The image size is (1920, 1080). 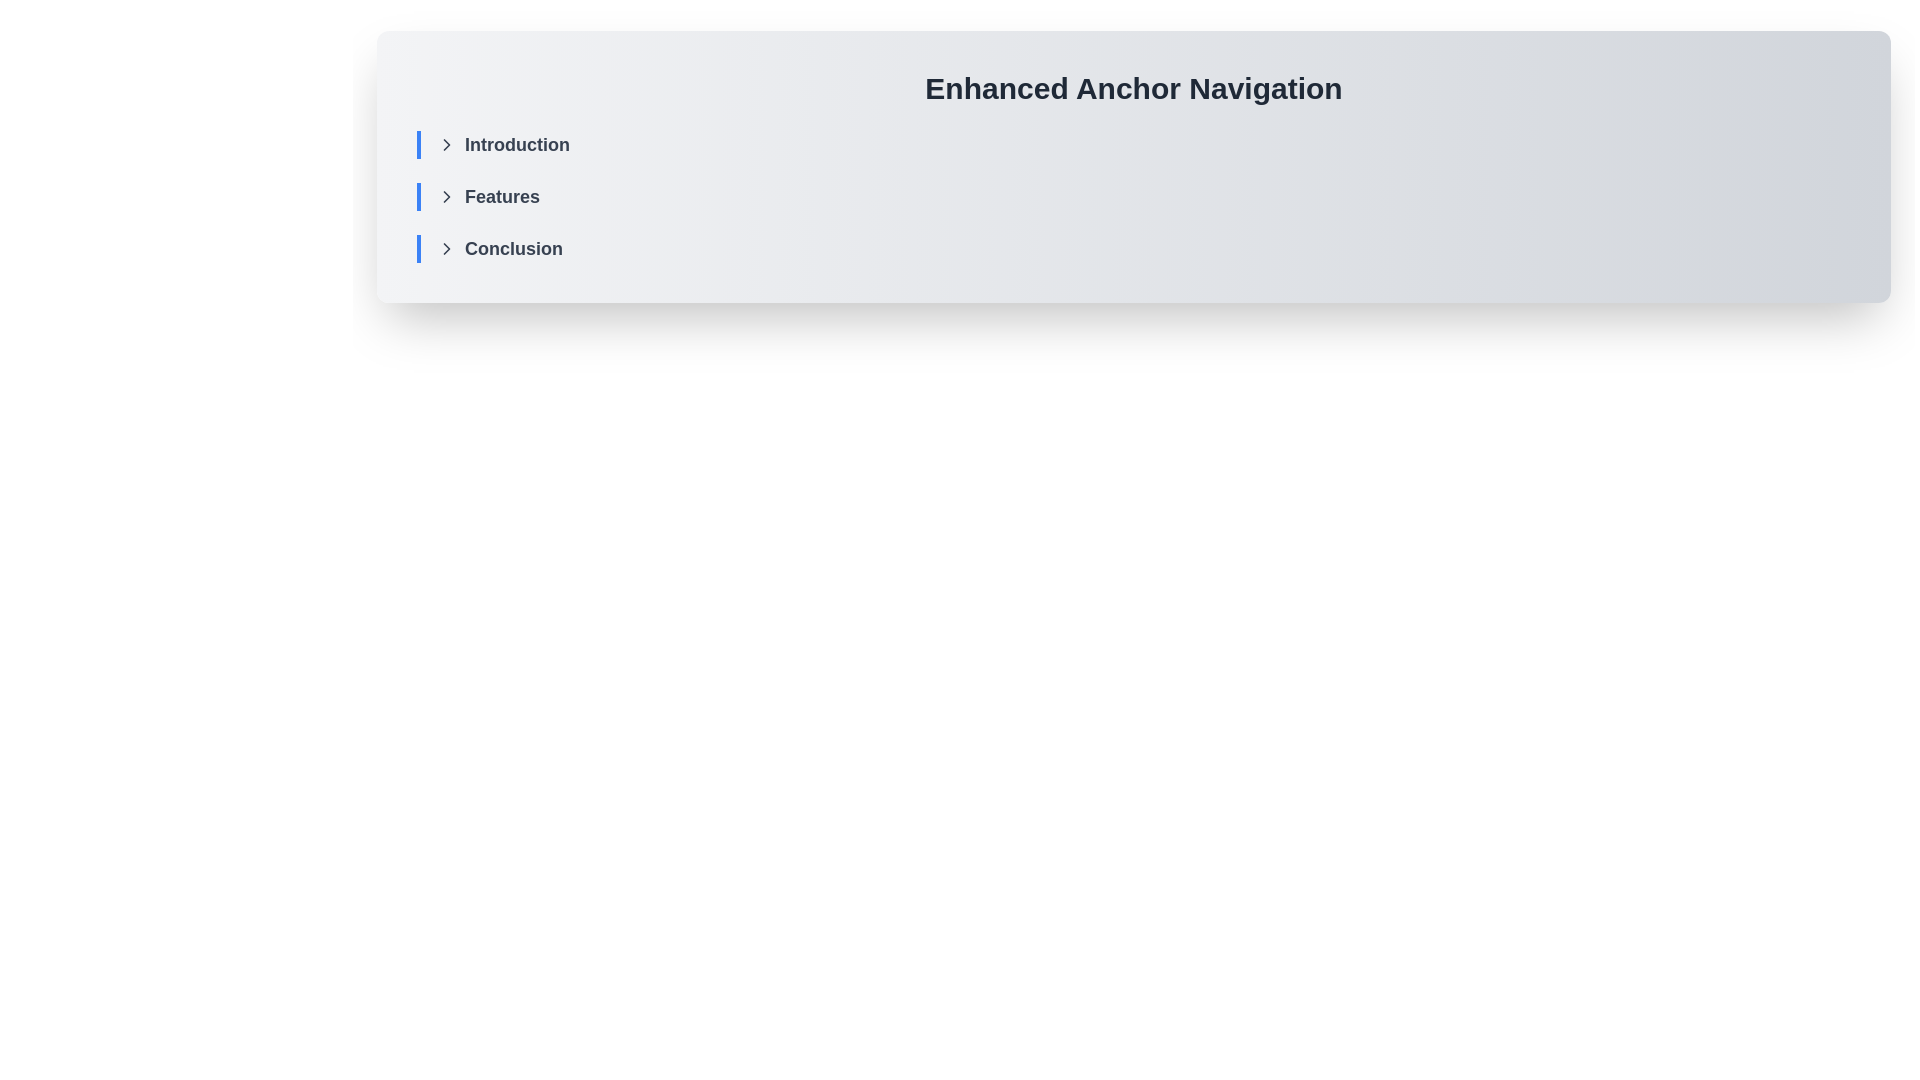 What do you see at coordinates (445, 144) in the screenshot?
I see `the right-facing chevron icon that is adjacent to the text 'Introduction', indicating expandable navigation functionality` at bounding box center [445, 144].